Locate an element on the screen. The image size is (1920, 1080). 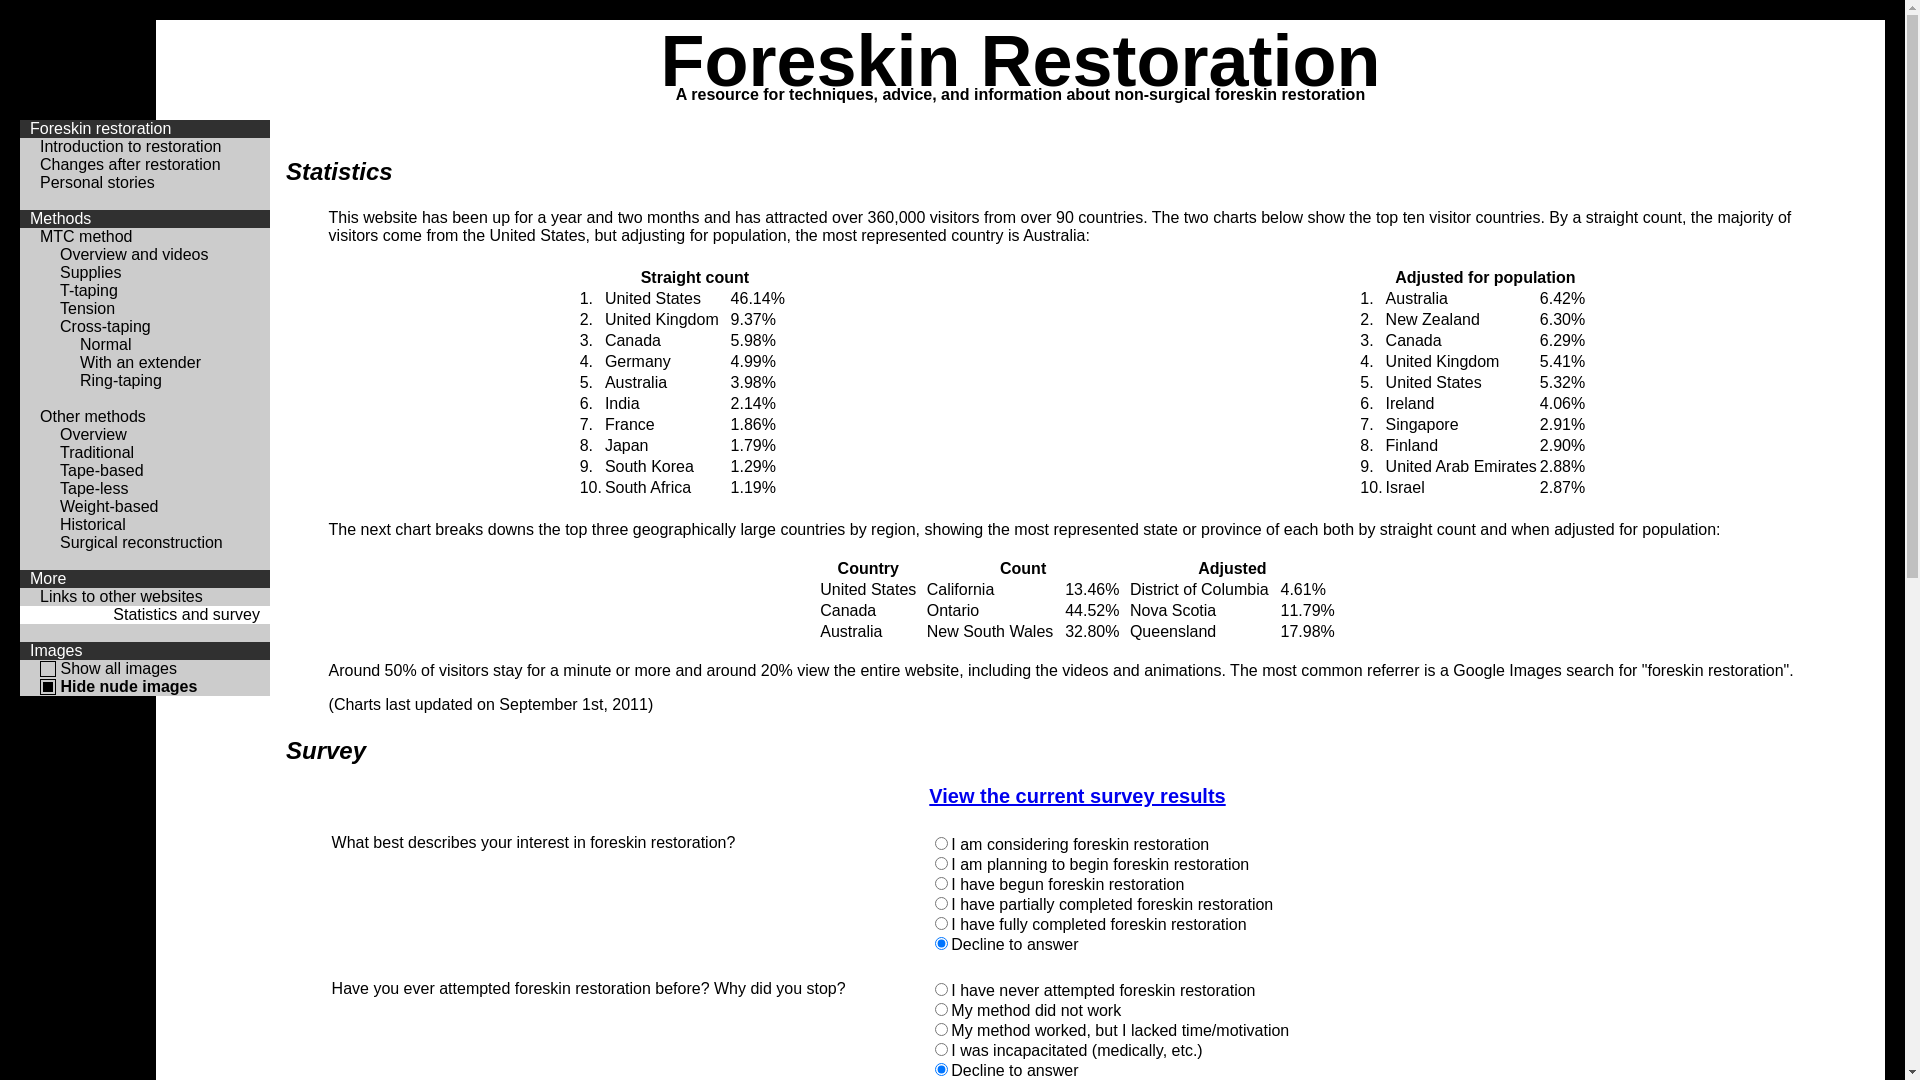
'Overview' is located at coordinates (92, 433).